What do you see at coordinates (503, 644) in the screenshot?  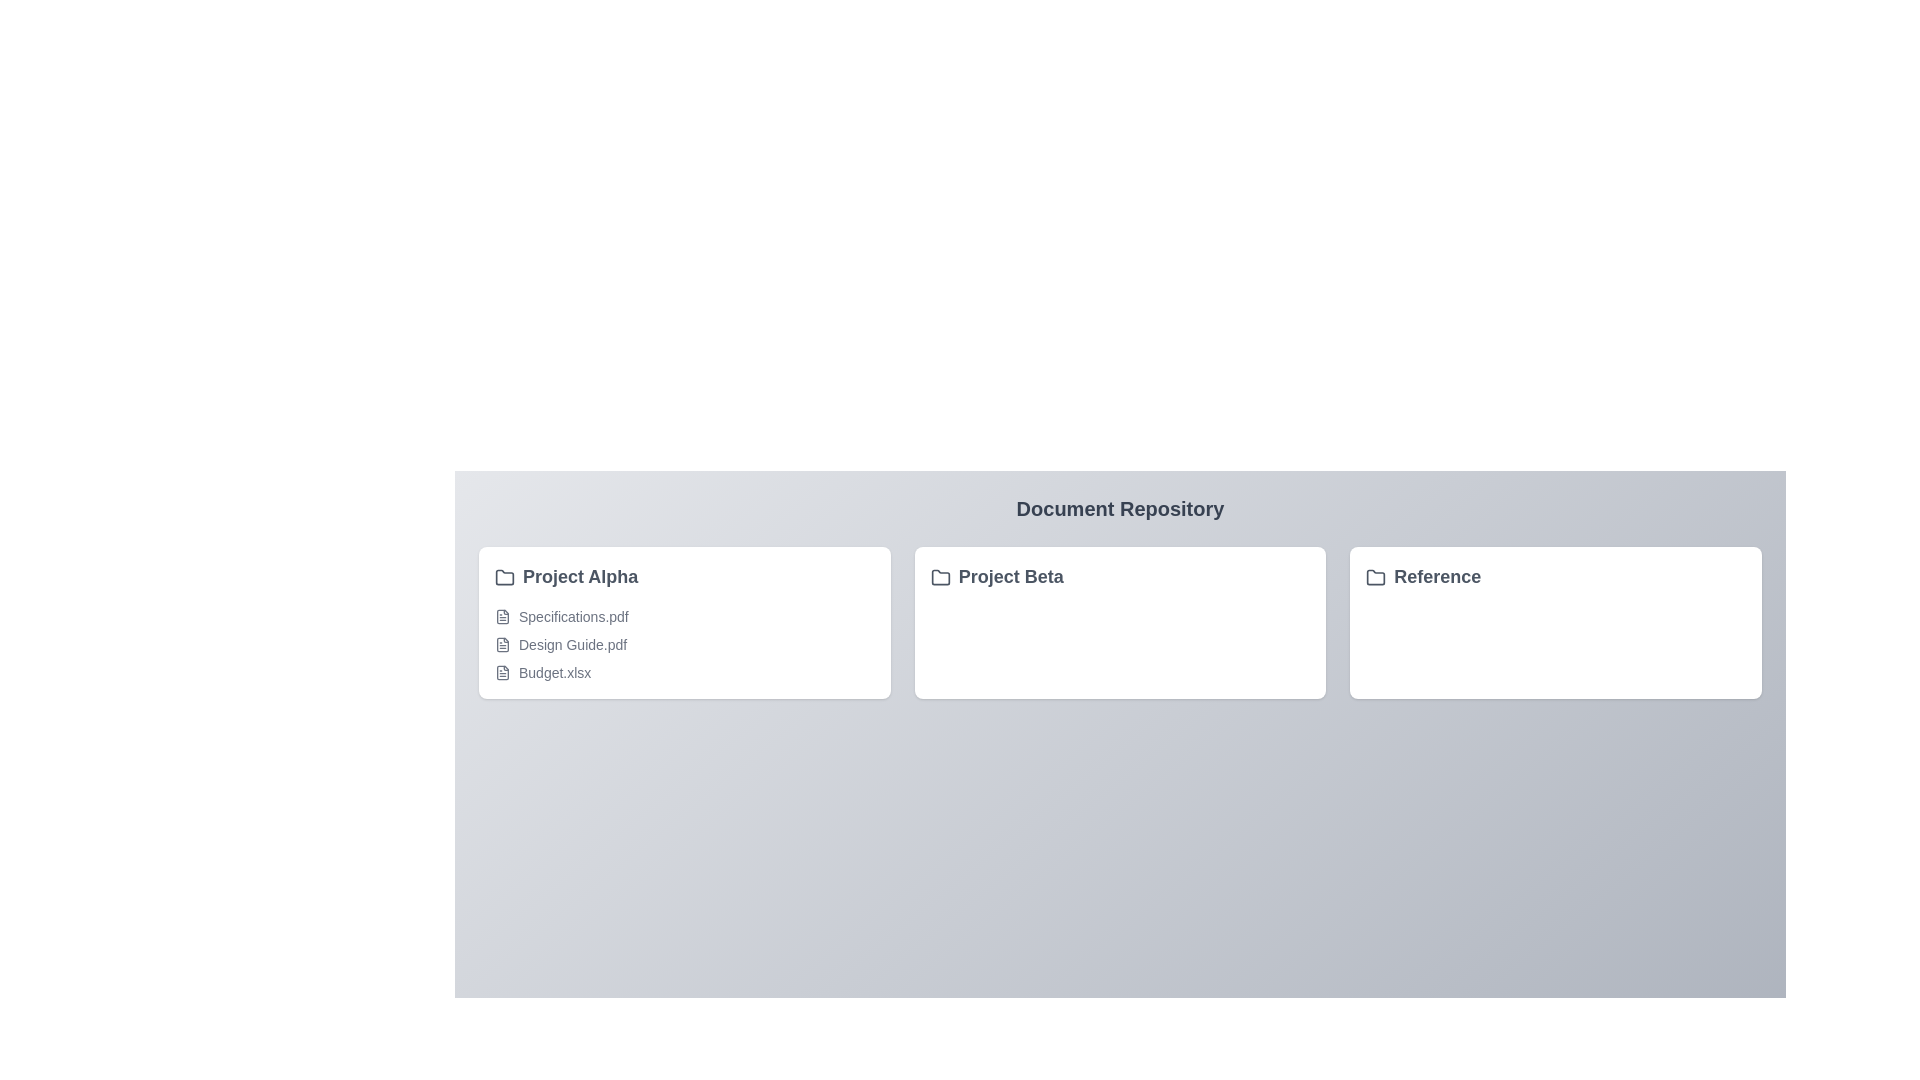 I see `the distinct red and white file icon representing 'Design Guide.pdf'` at bounding box center [503, 644].